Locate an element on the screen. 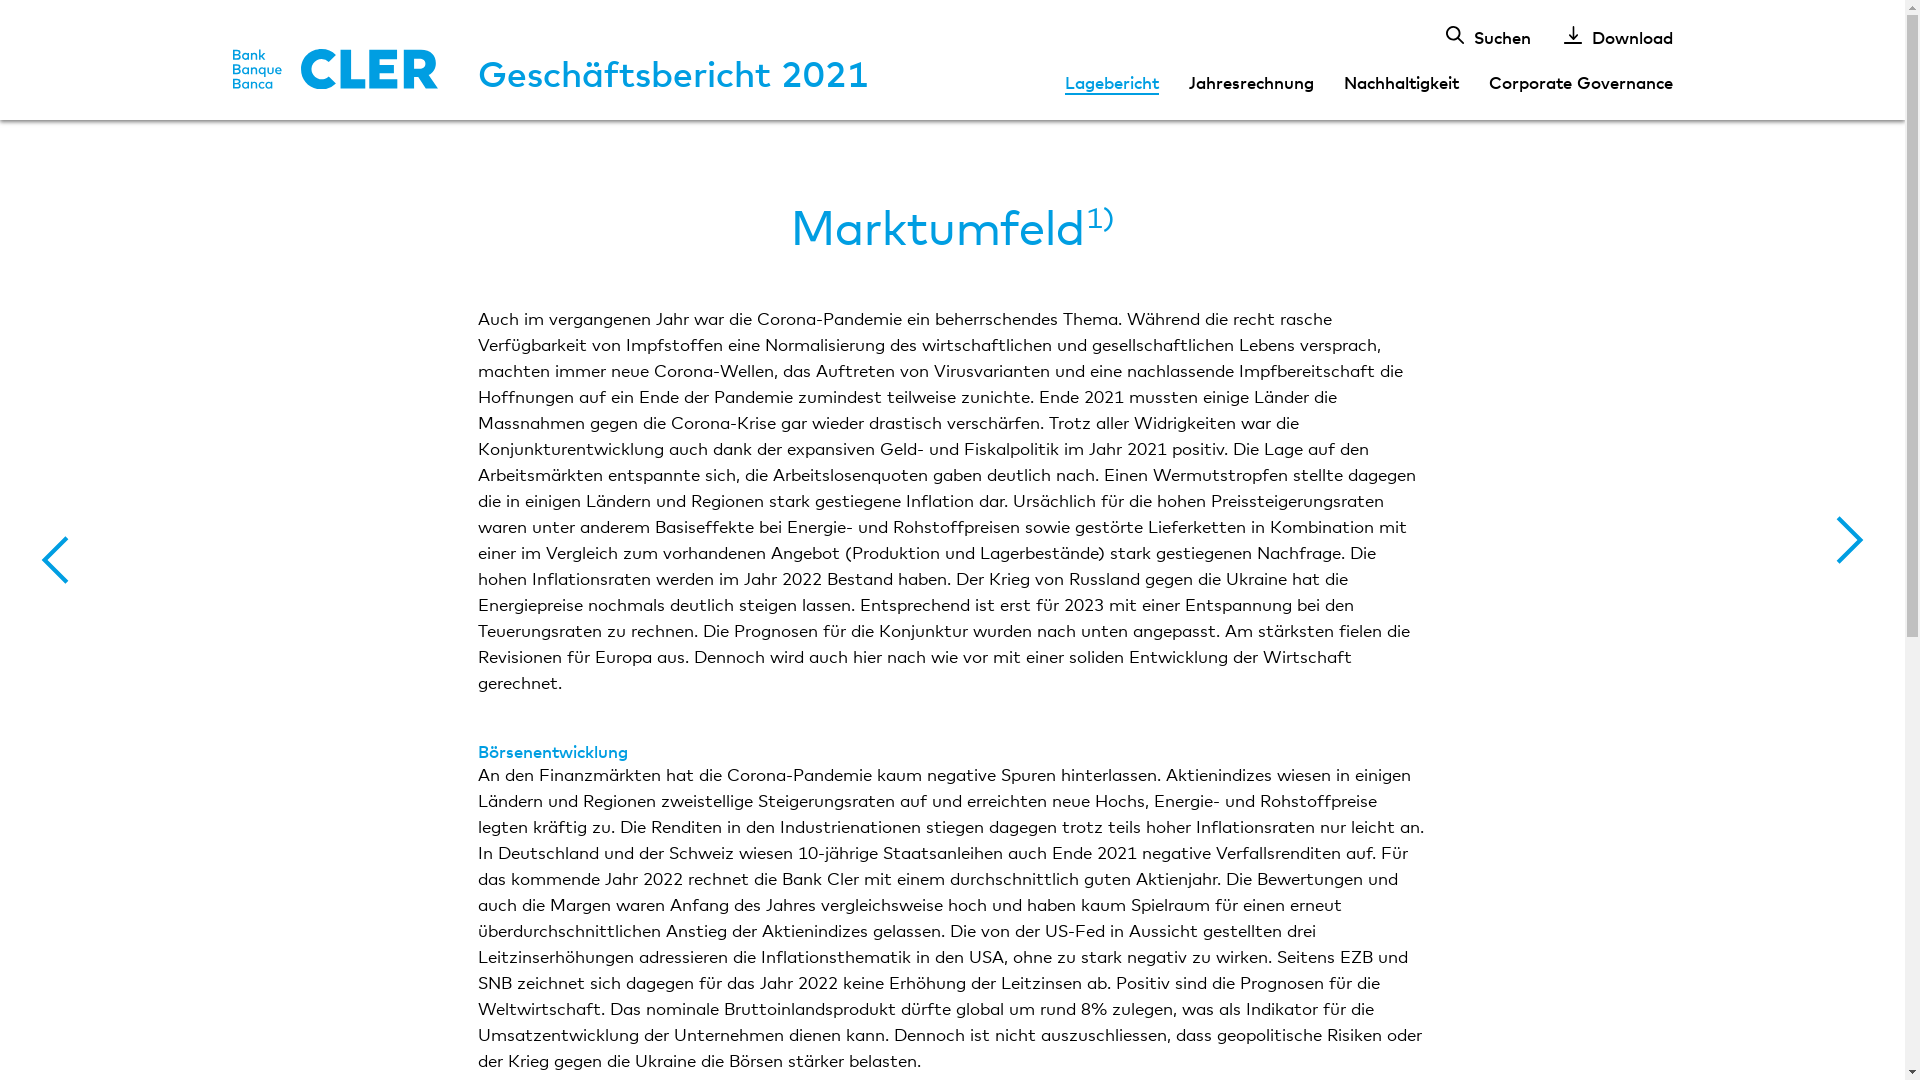  'Jahresrechnung' is located at coordinates (1250, 80).